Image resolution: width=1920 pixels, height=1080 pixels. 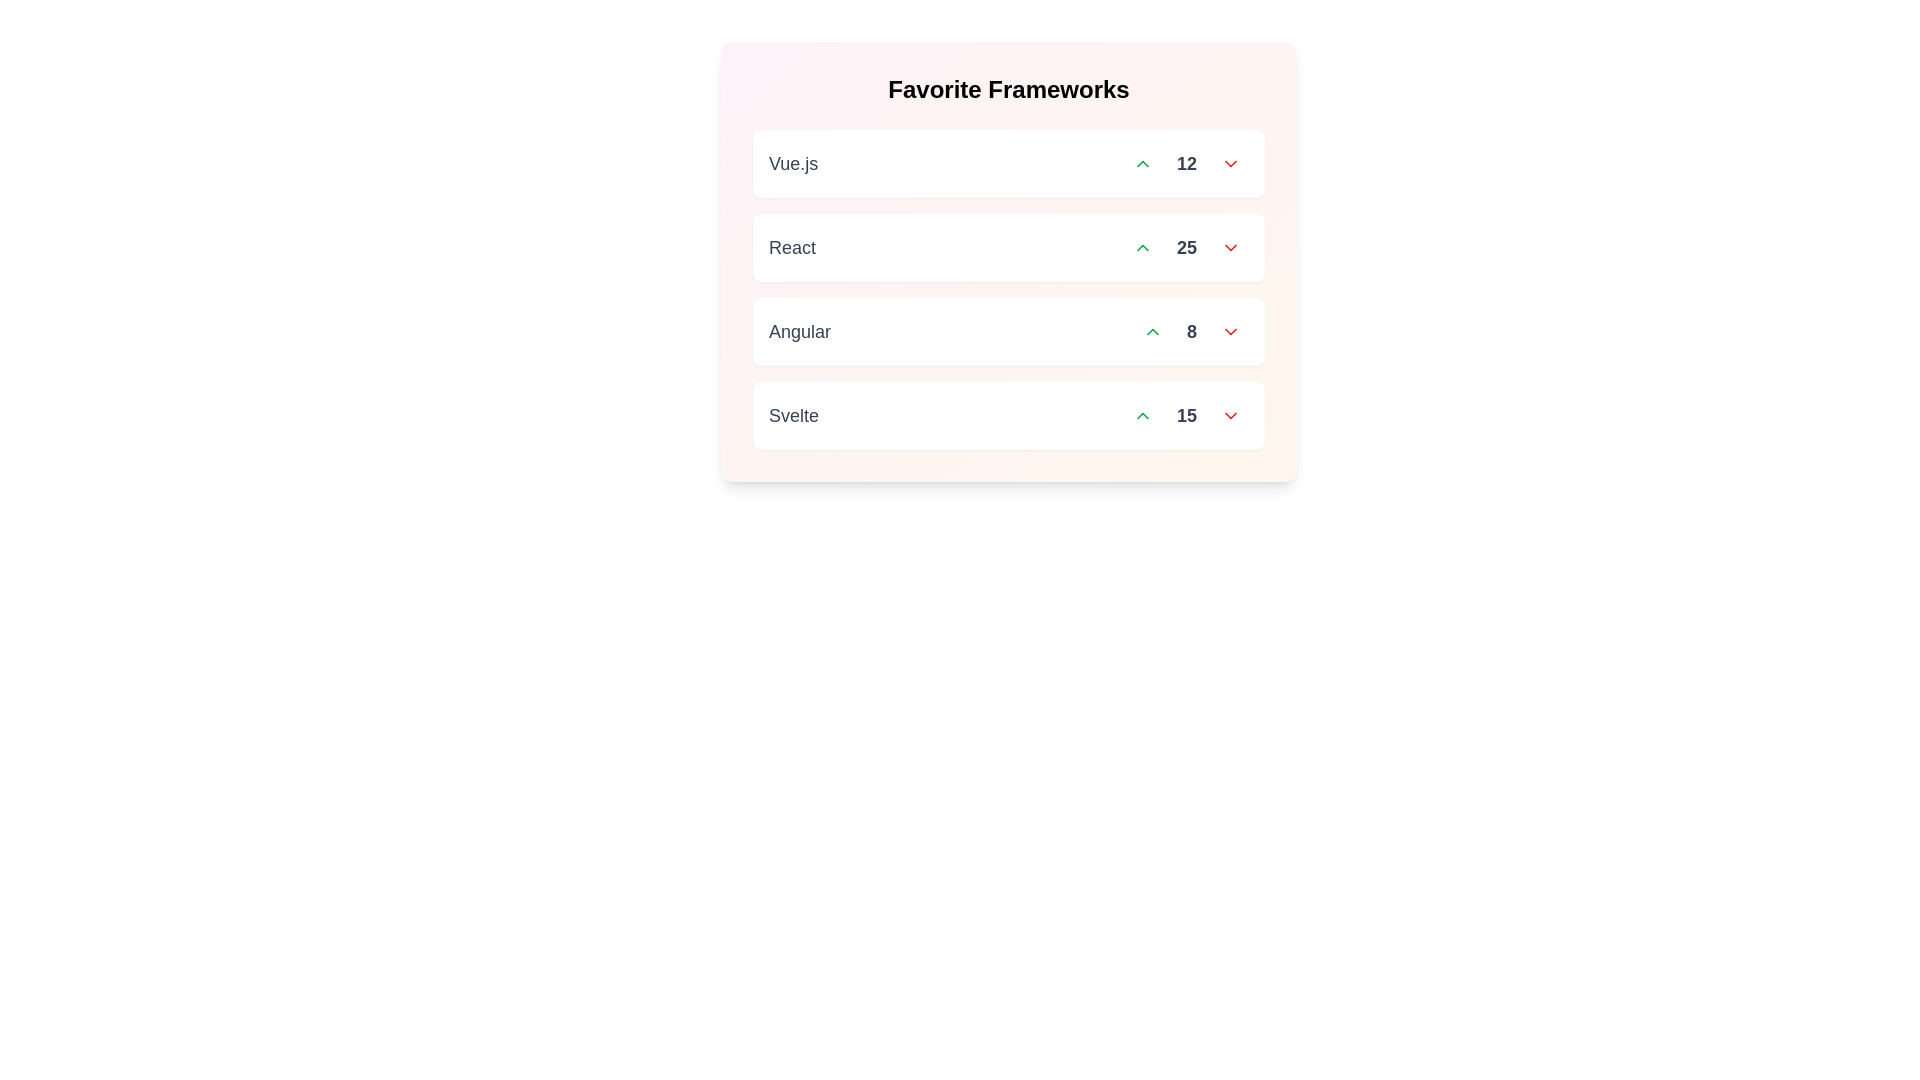 What do you see at coordinates (1229, 415) in the screenshot?
I see `downvote button for the item Svelte to decrease its vote count` at bounding box center [1229, 415].